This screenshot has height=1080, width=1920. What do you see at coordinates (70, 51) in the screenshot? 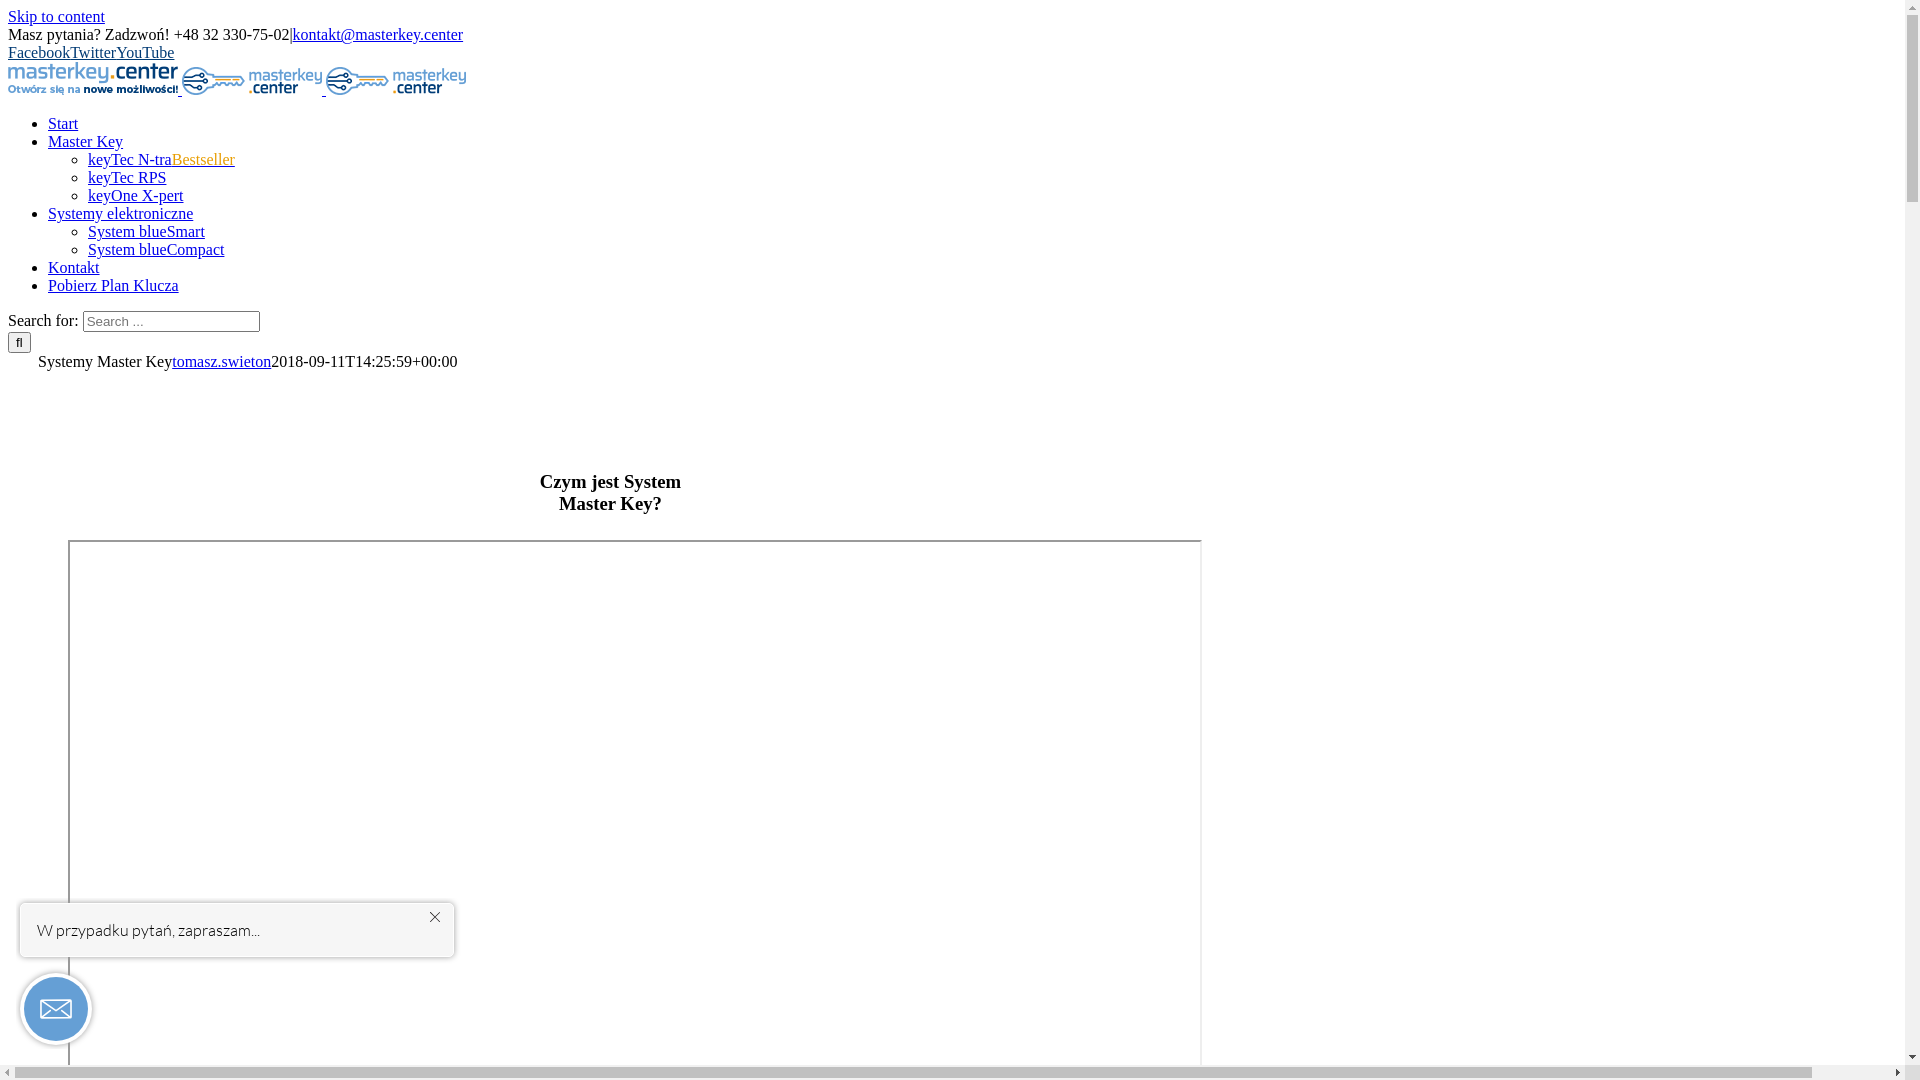
I see `'Twitter'` at bounding box center [70, 51].